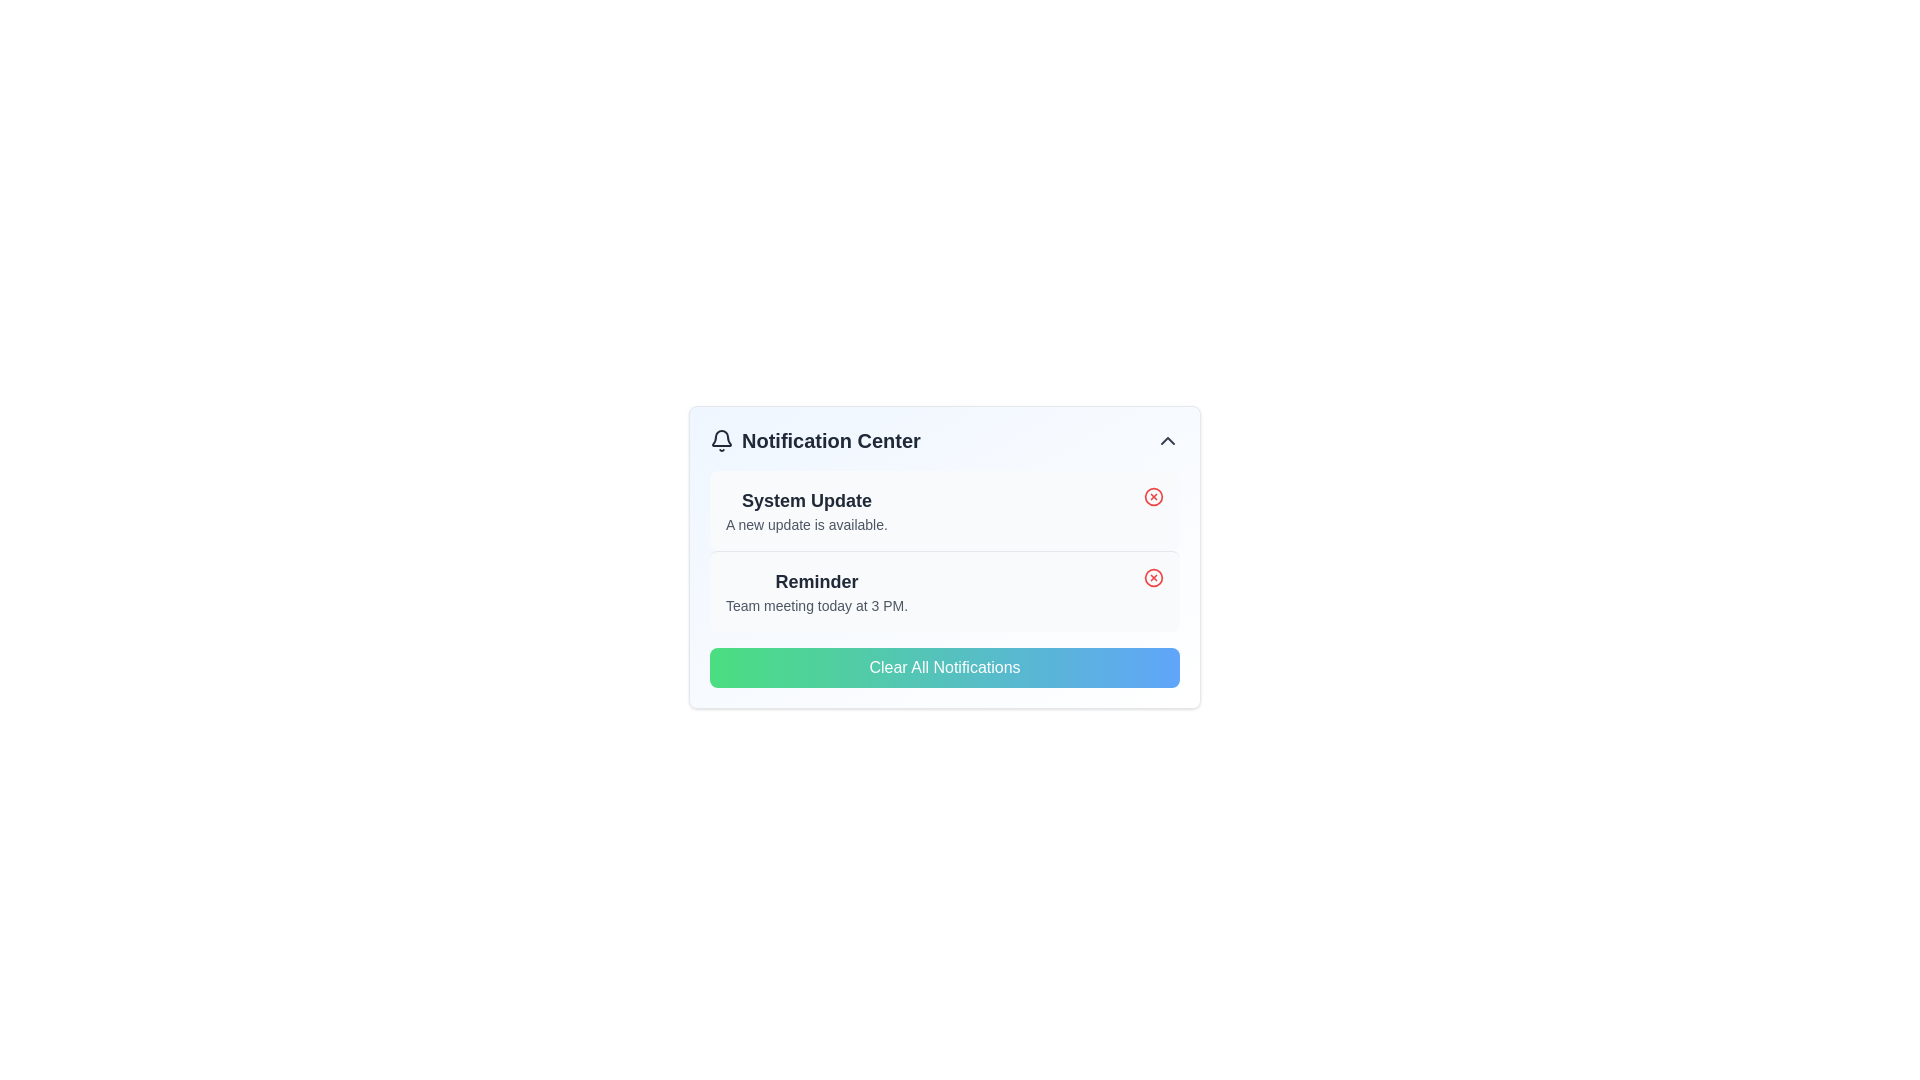  What do you see at coordinates (944, 643) in the screenshot?
I see `the clear notifications button located centrally at the bottom of the notification center` at bounding box center [944, 643].